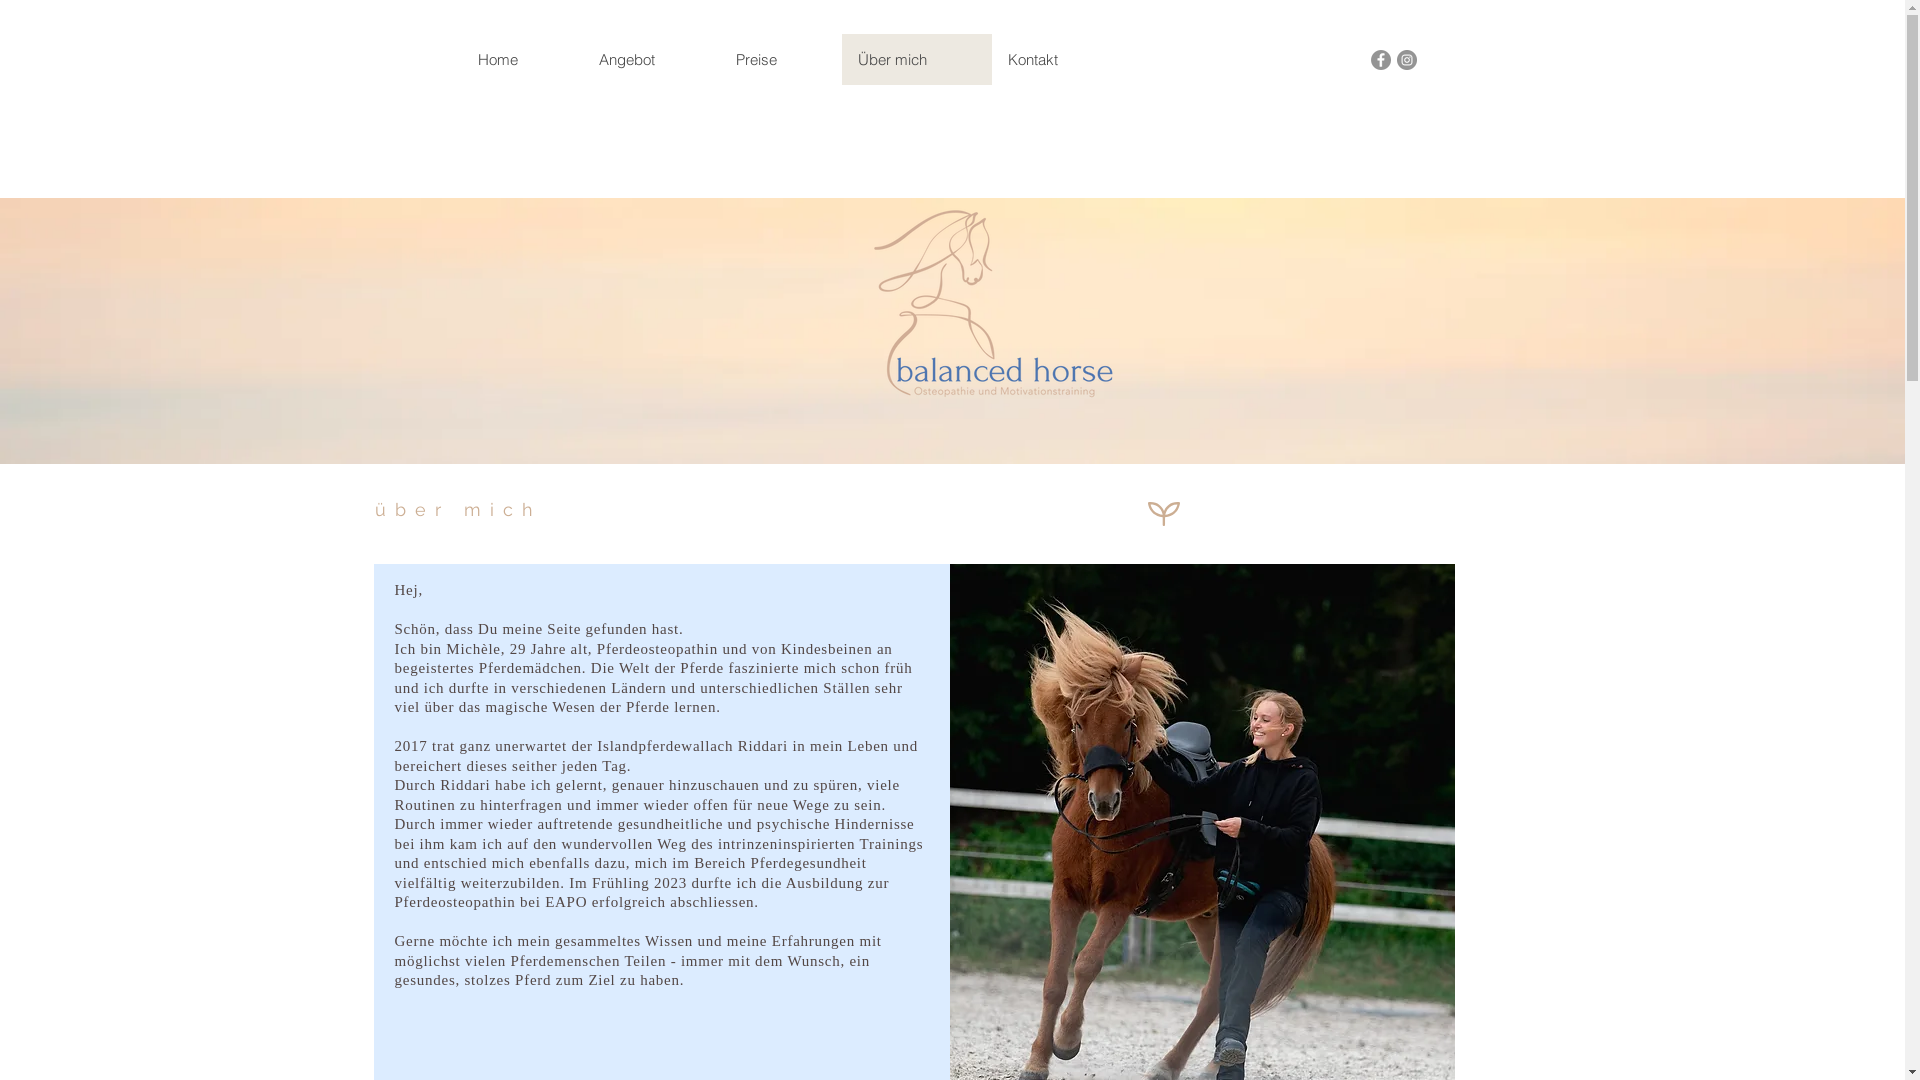 This screenshot has height=1080, width=1920. Describe the element at coordinates (580, 58) in the screenshot. I see `'Angebot'` at that location.